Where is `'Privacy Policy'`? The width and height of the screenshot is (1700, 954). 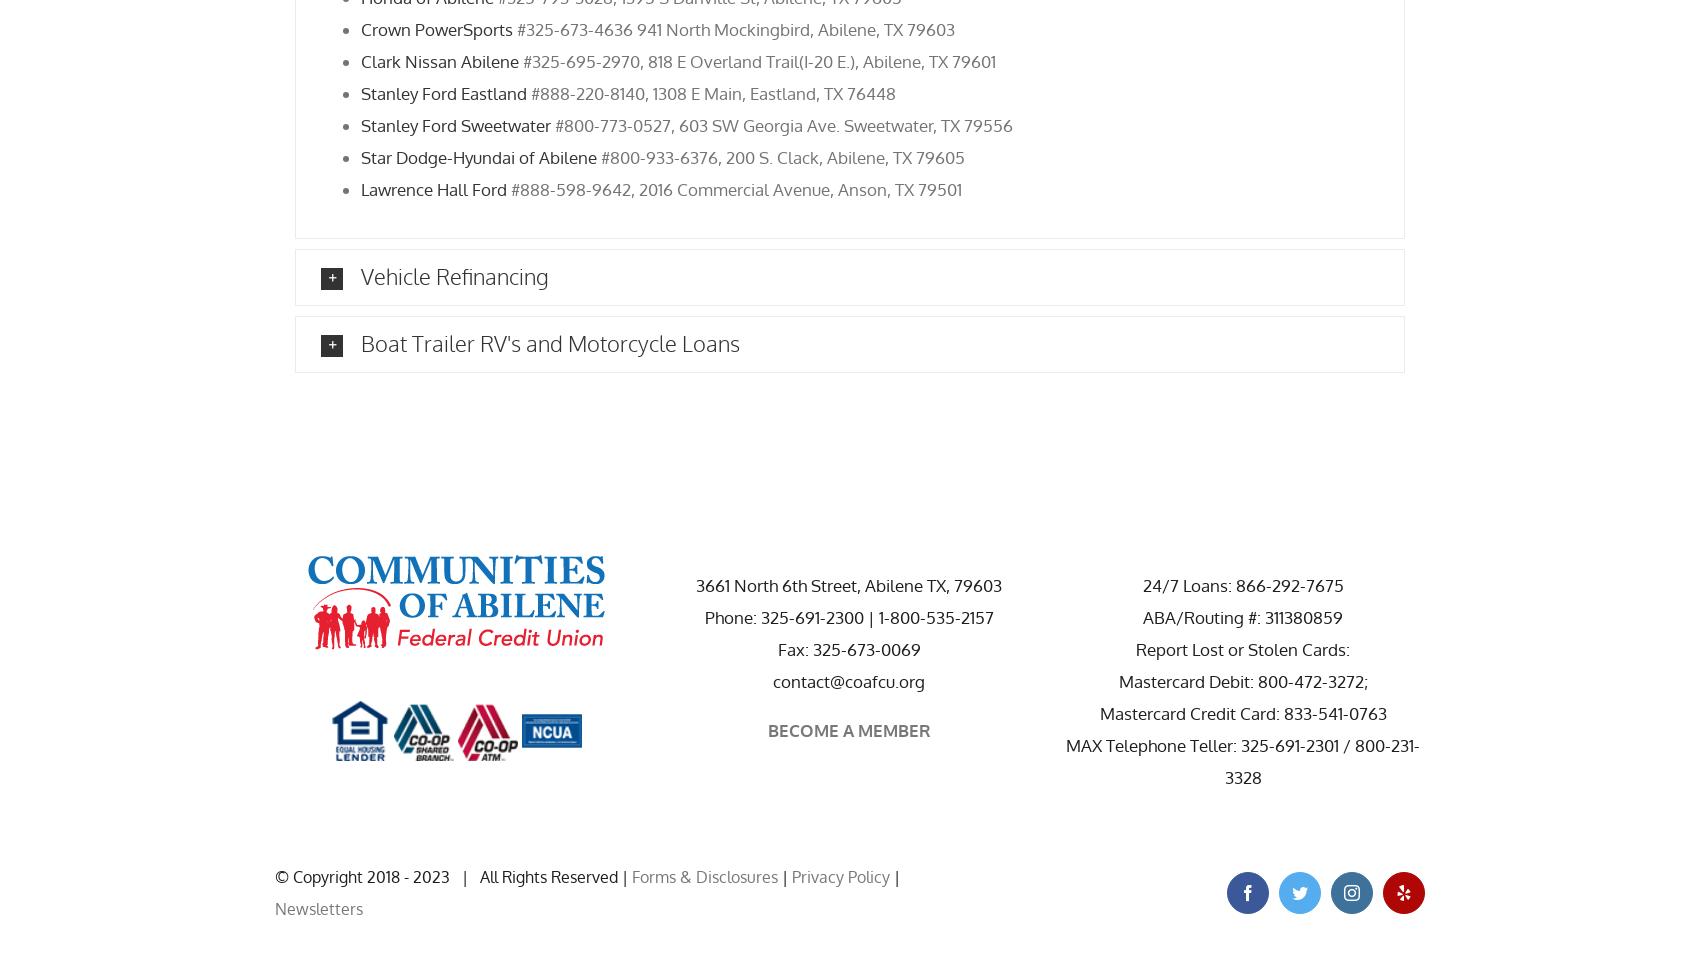 'Privacy Policy' is located at coordinates (839, 875).